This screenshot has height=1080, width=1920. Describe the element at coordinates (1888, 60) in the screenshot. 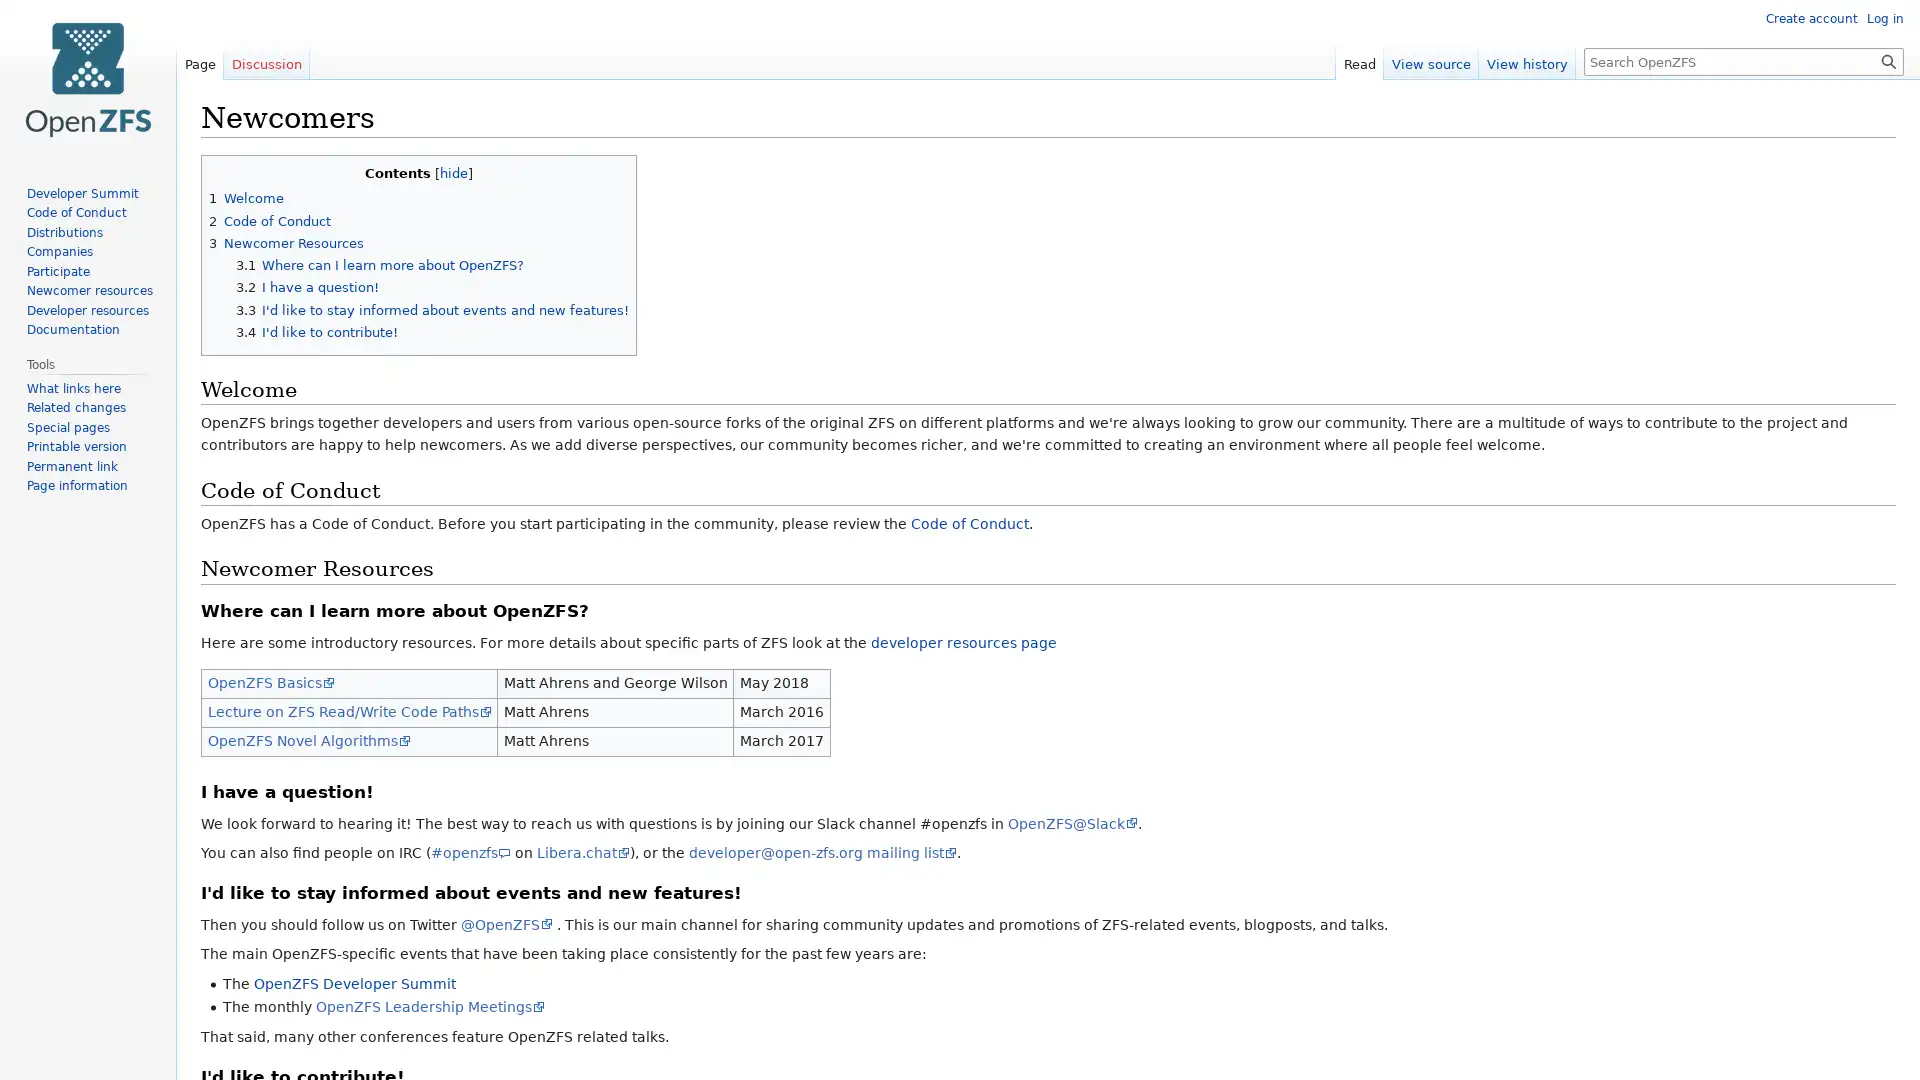

I see `Search` at that location.